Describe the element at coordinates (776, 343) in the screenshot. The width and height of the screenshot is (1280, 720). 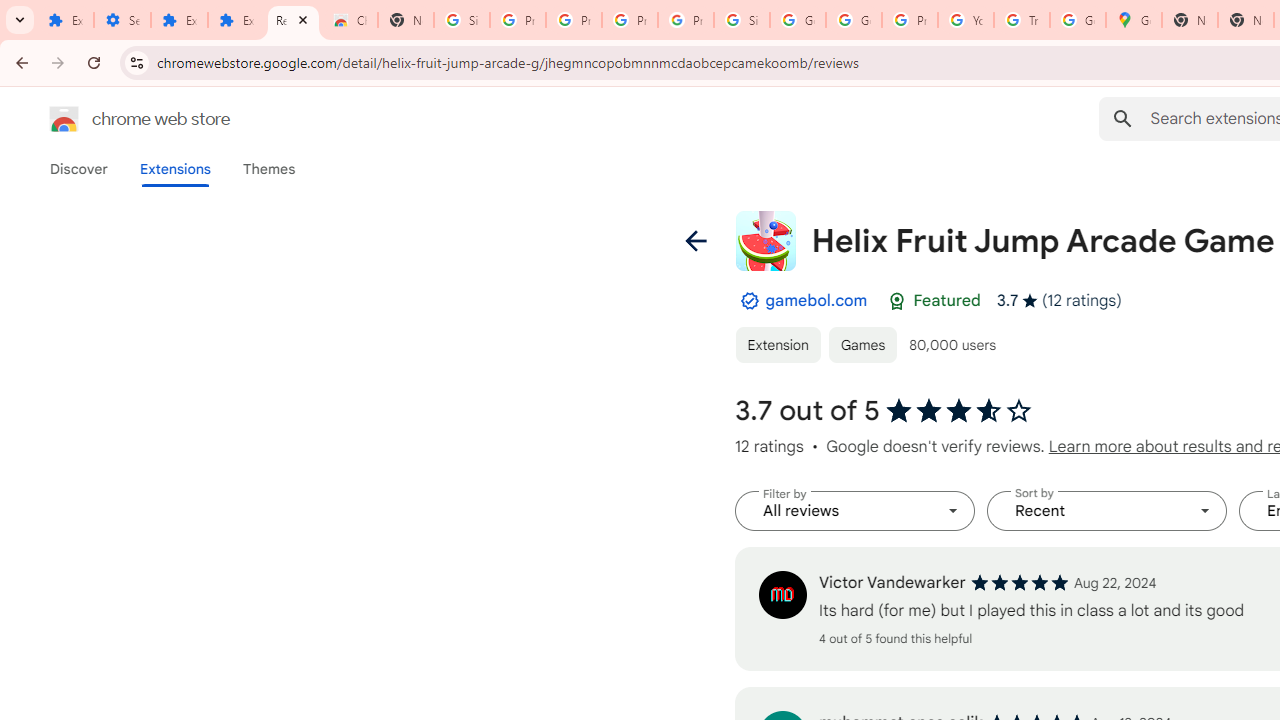
I see `'Extension'` at that location.